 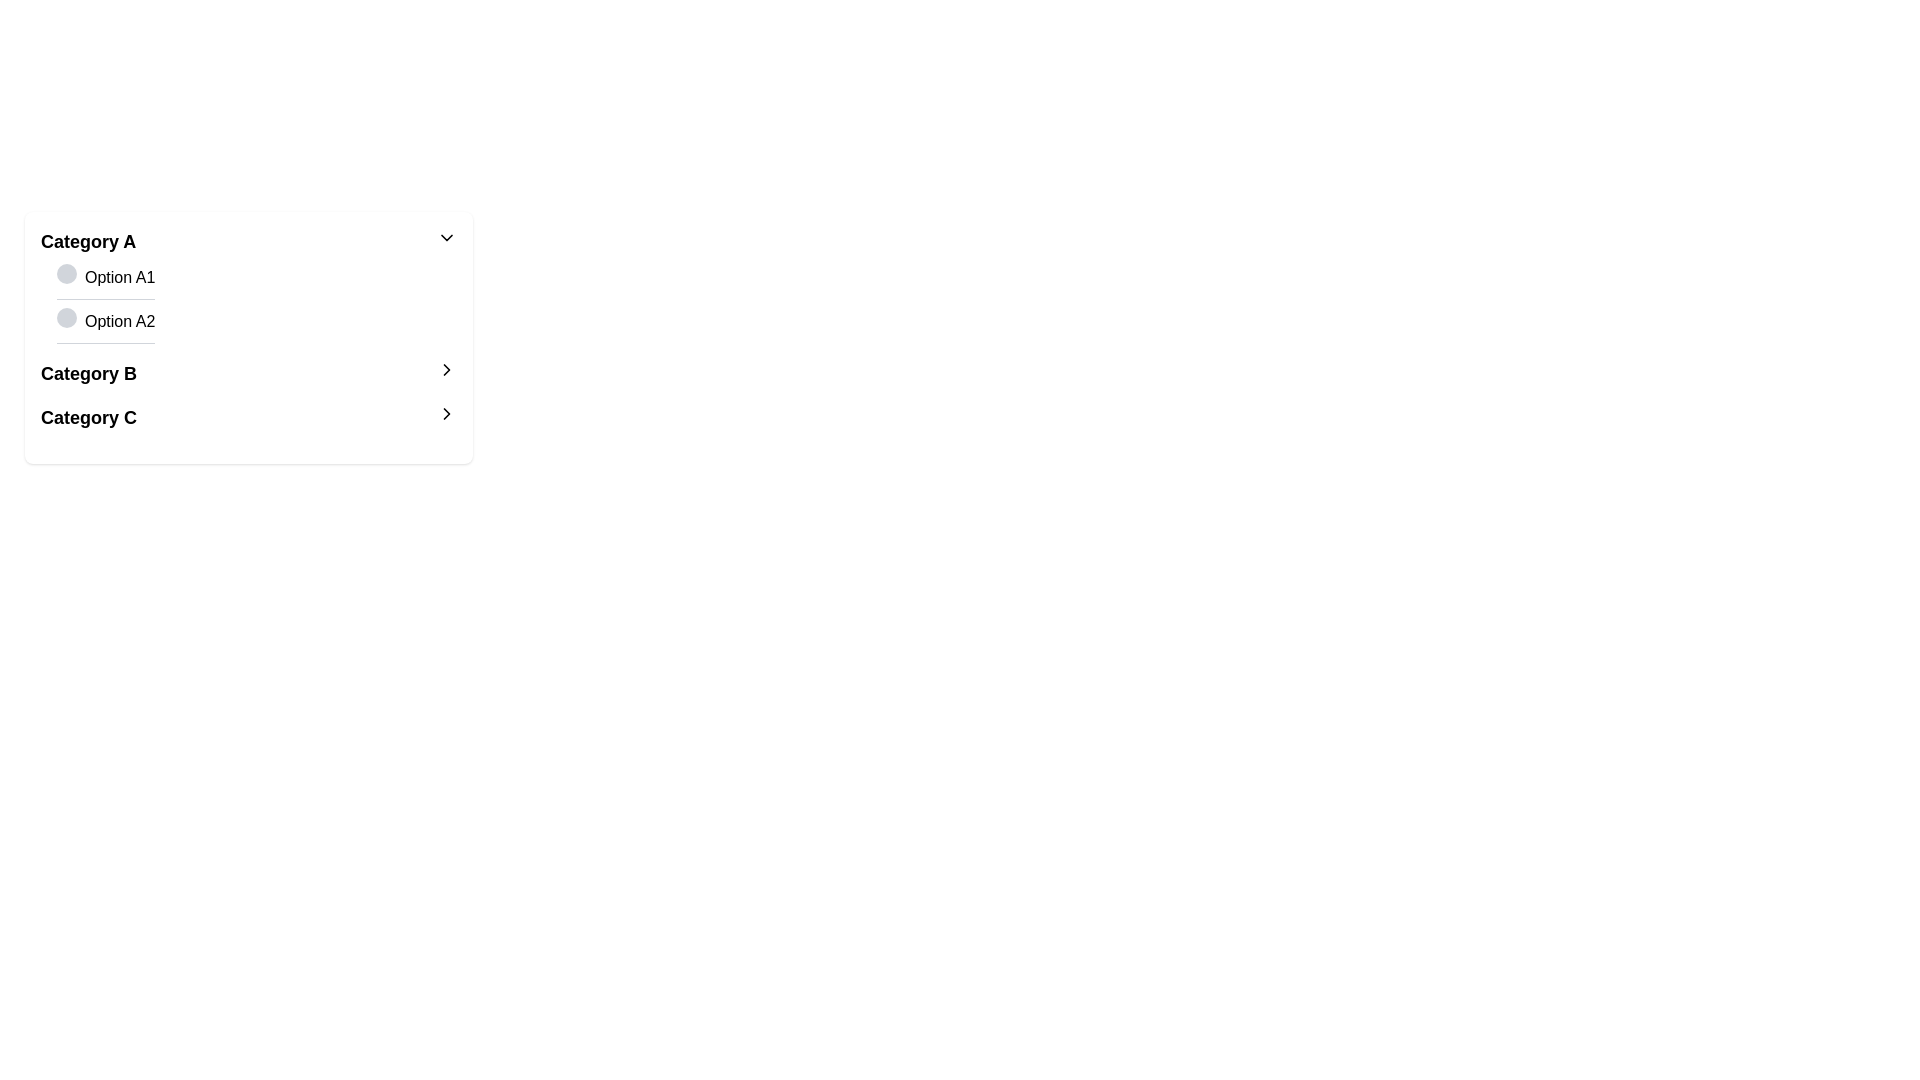 What do you see at coordinates (248, 304) in the screenshot?
I see `the radio button group located in the 'Category A' section, which contains options 'Option A1' and 'Option A2', positioned directly beneath the title 'Category A'` at bounding box center [248, 304].